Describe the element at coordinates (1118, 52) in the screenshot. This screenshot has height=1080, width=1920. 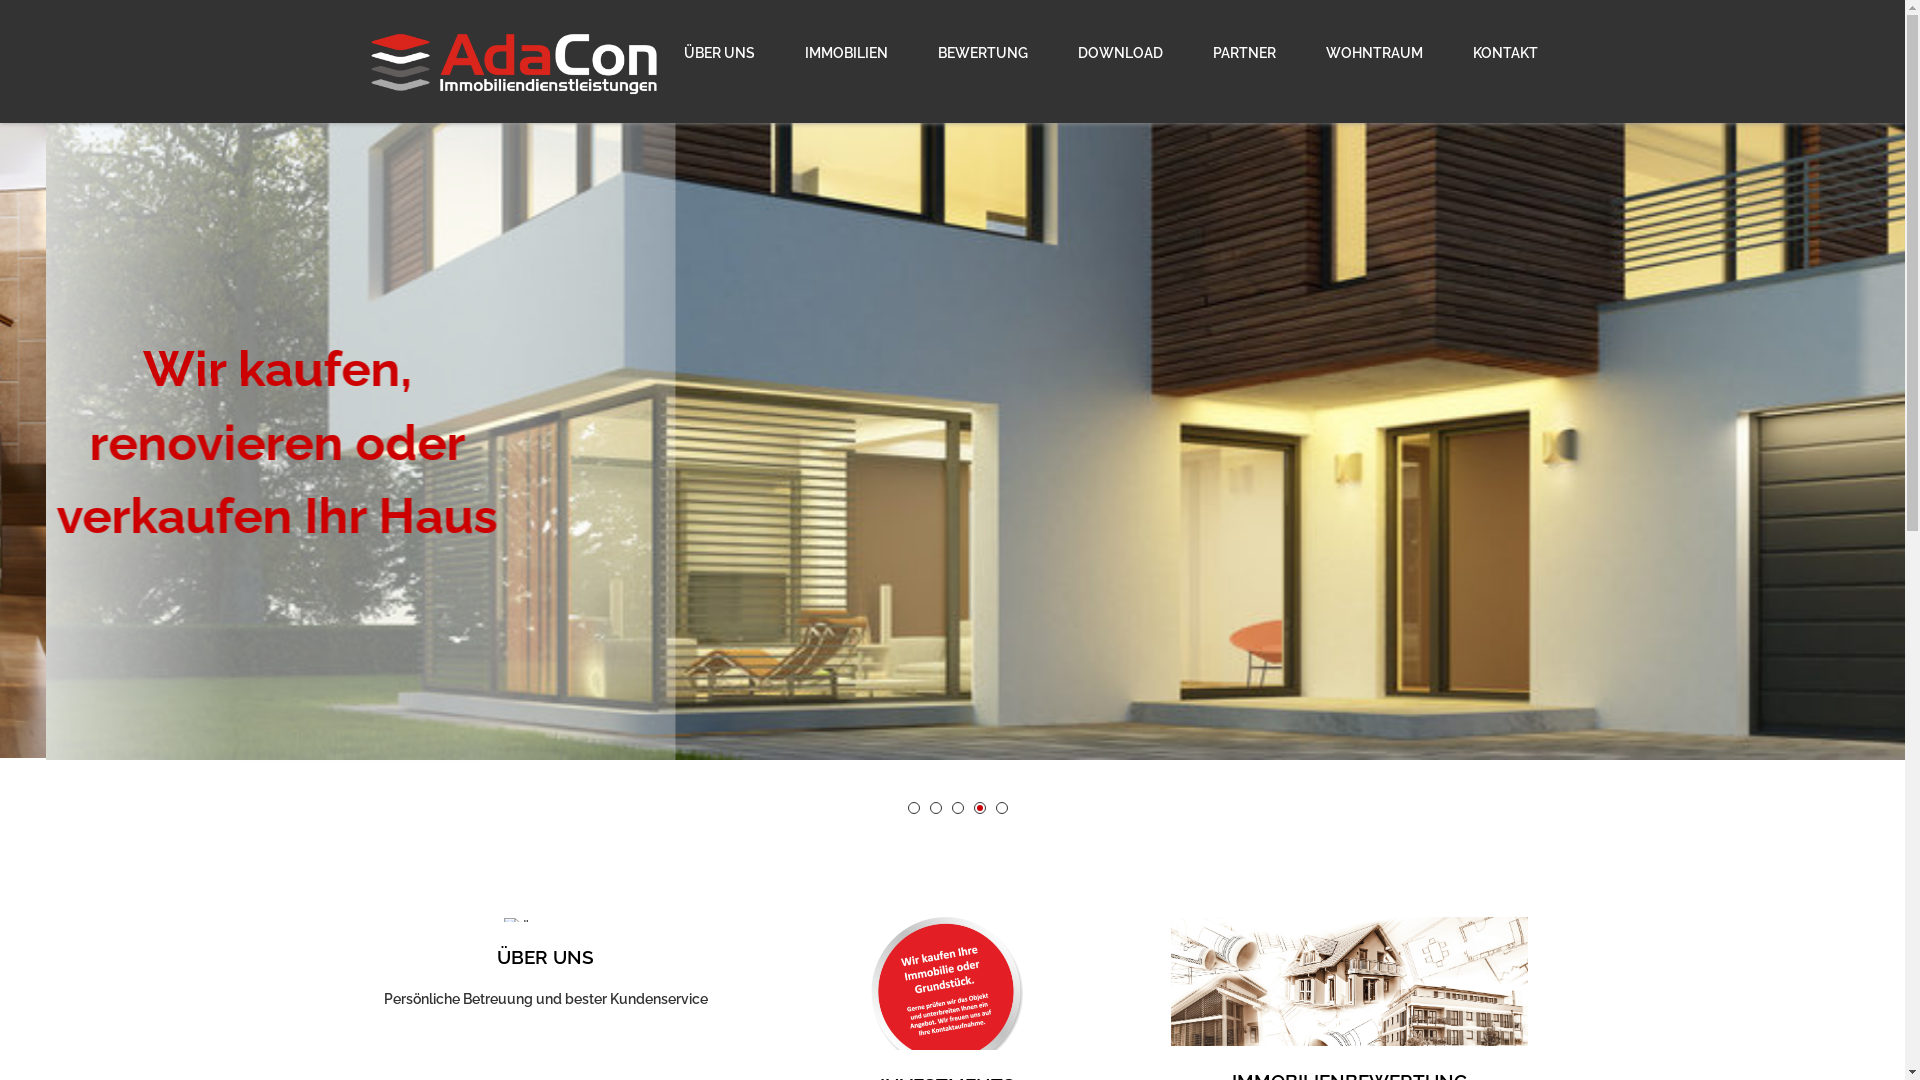
I see `'DOWNLOAD'` at that location.